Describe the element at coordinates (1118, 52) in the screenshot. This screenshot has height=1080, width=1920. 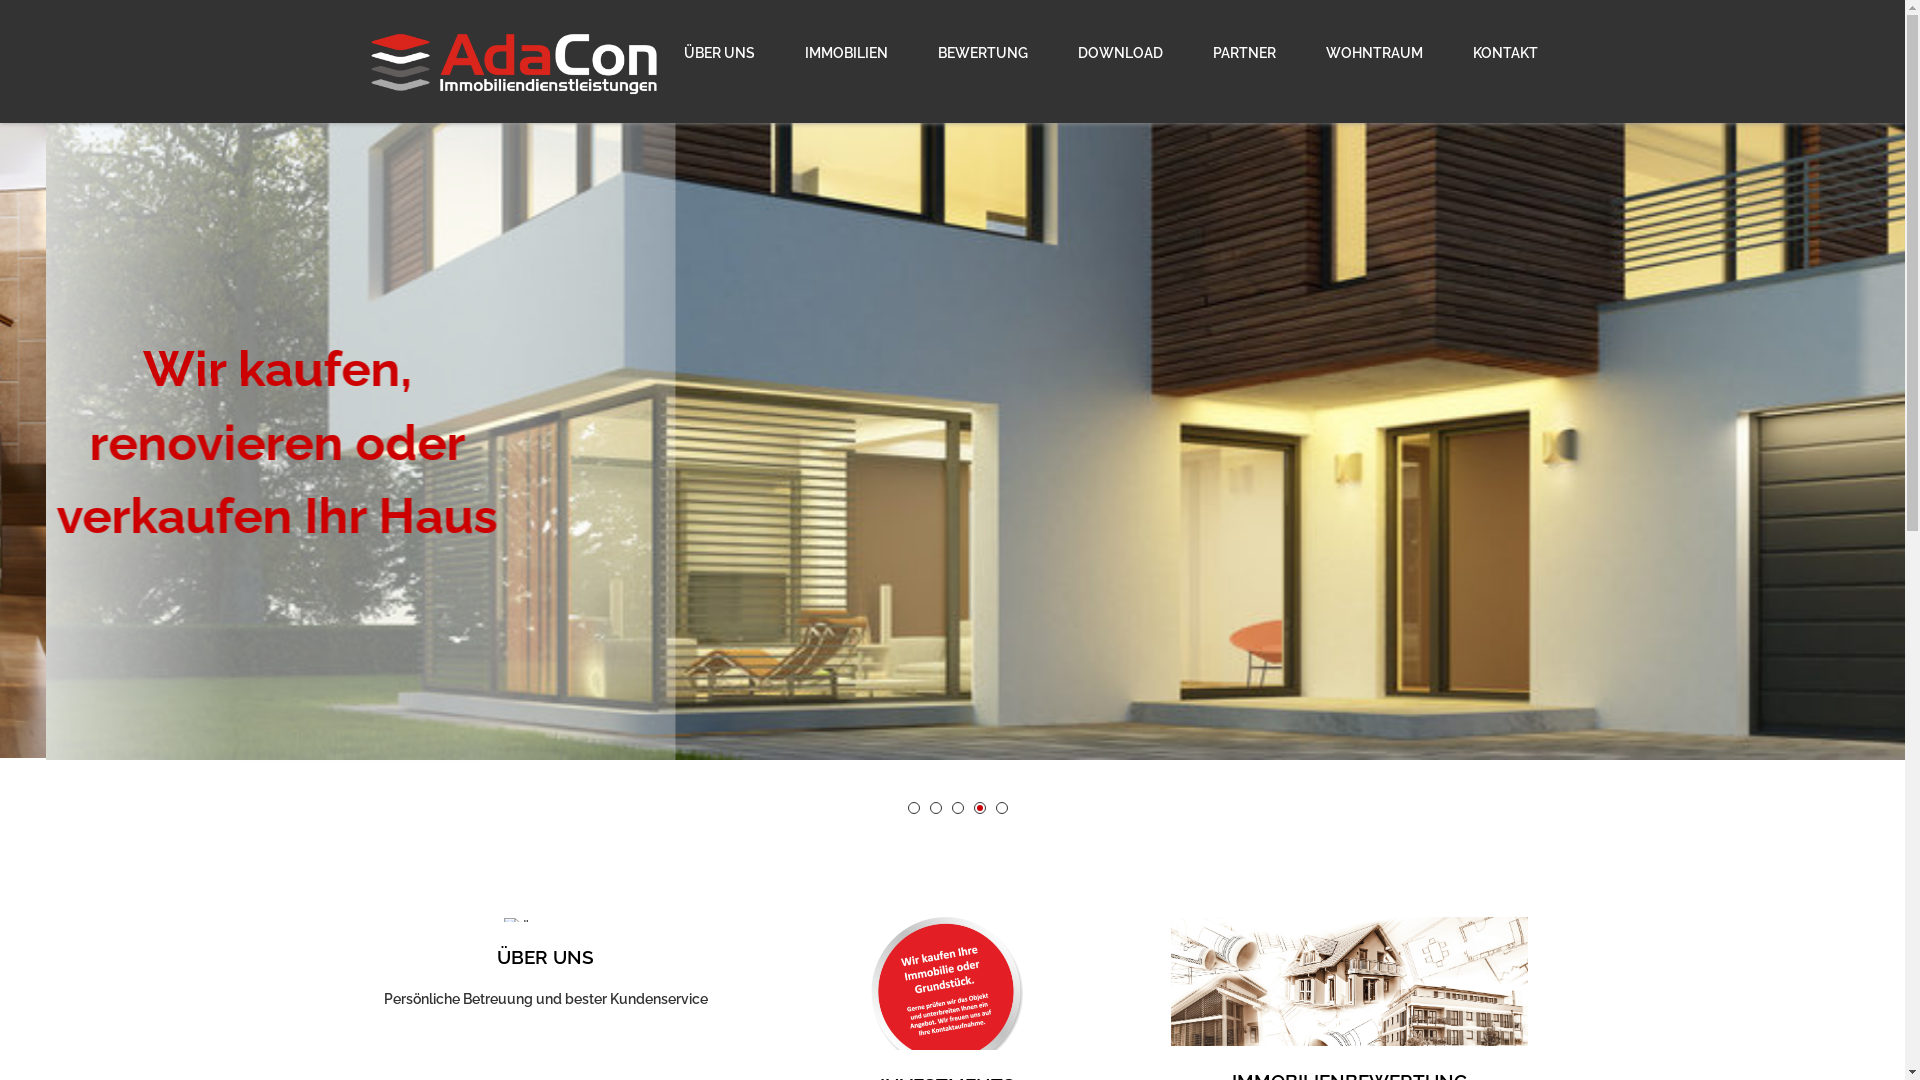
I see `'DOWNLOAD'` at that location.